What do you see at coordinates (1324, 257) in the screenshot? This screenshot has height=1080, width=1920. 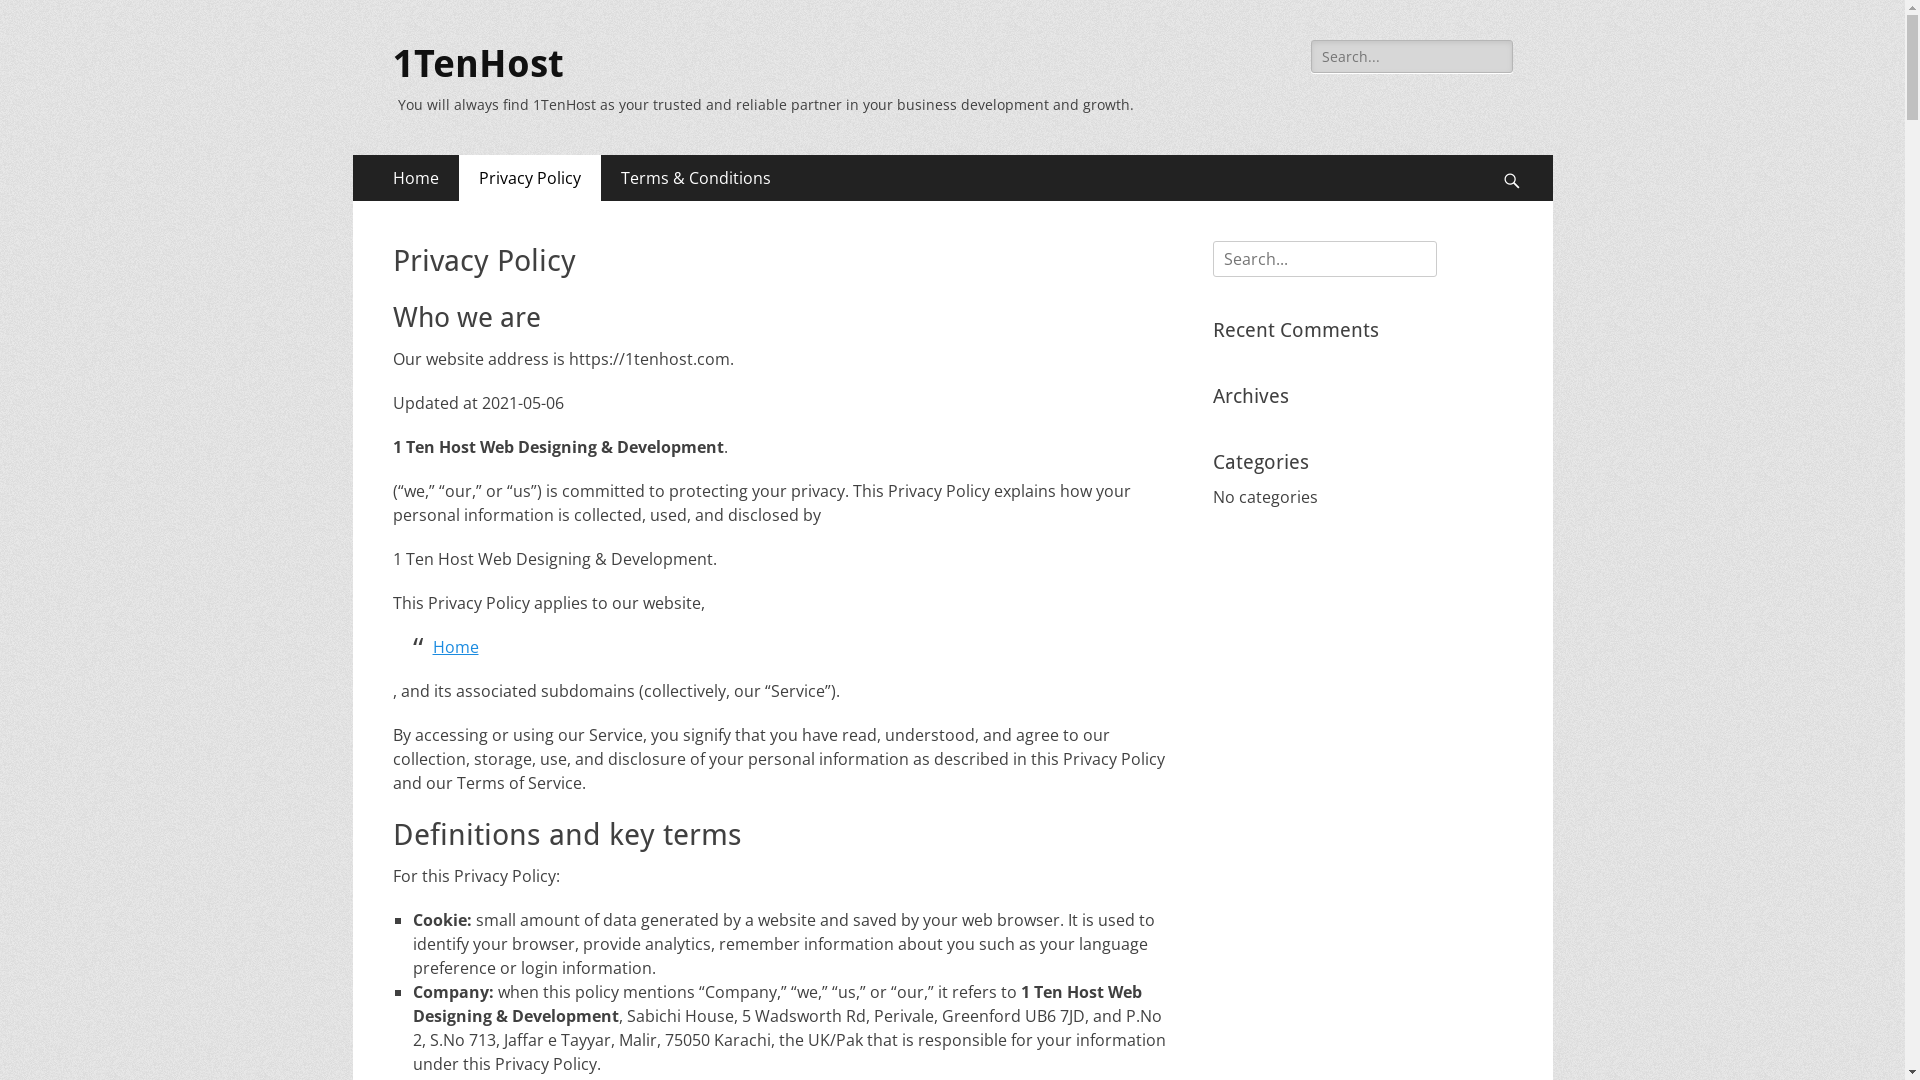 I see `'Search for:'` at bounding box center [1324, 257].